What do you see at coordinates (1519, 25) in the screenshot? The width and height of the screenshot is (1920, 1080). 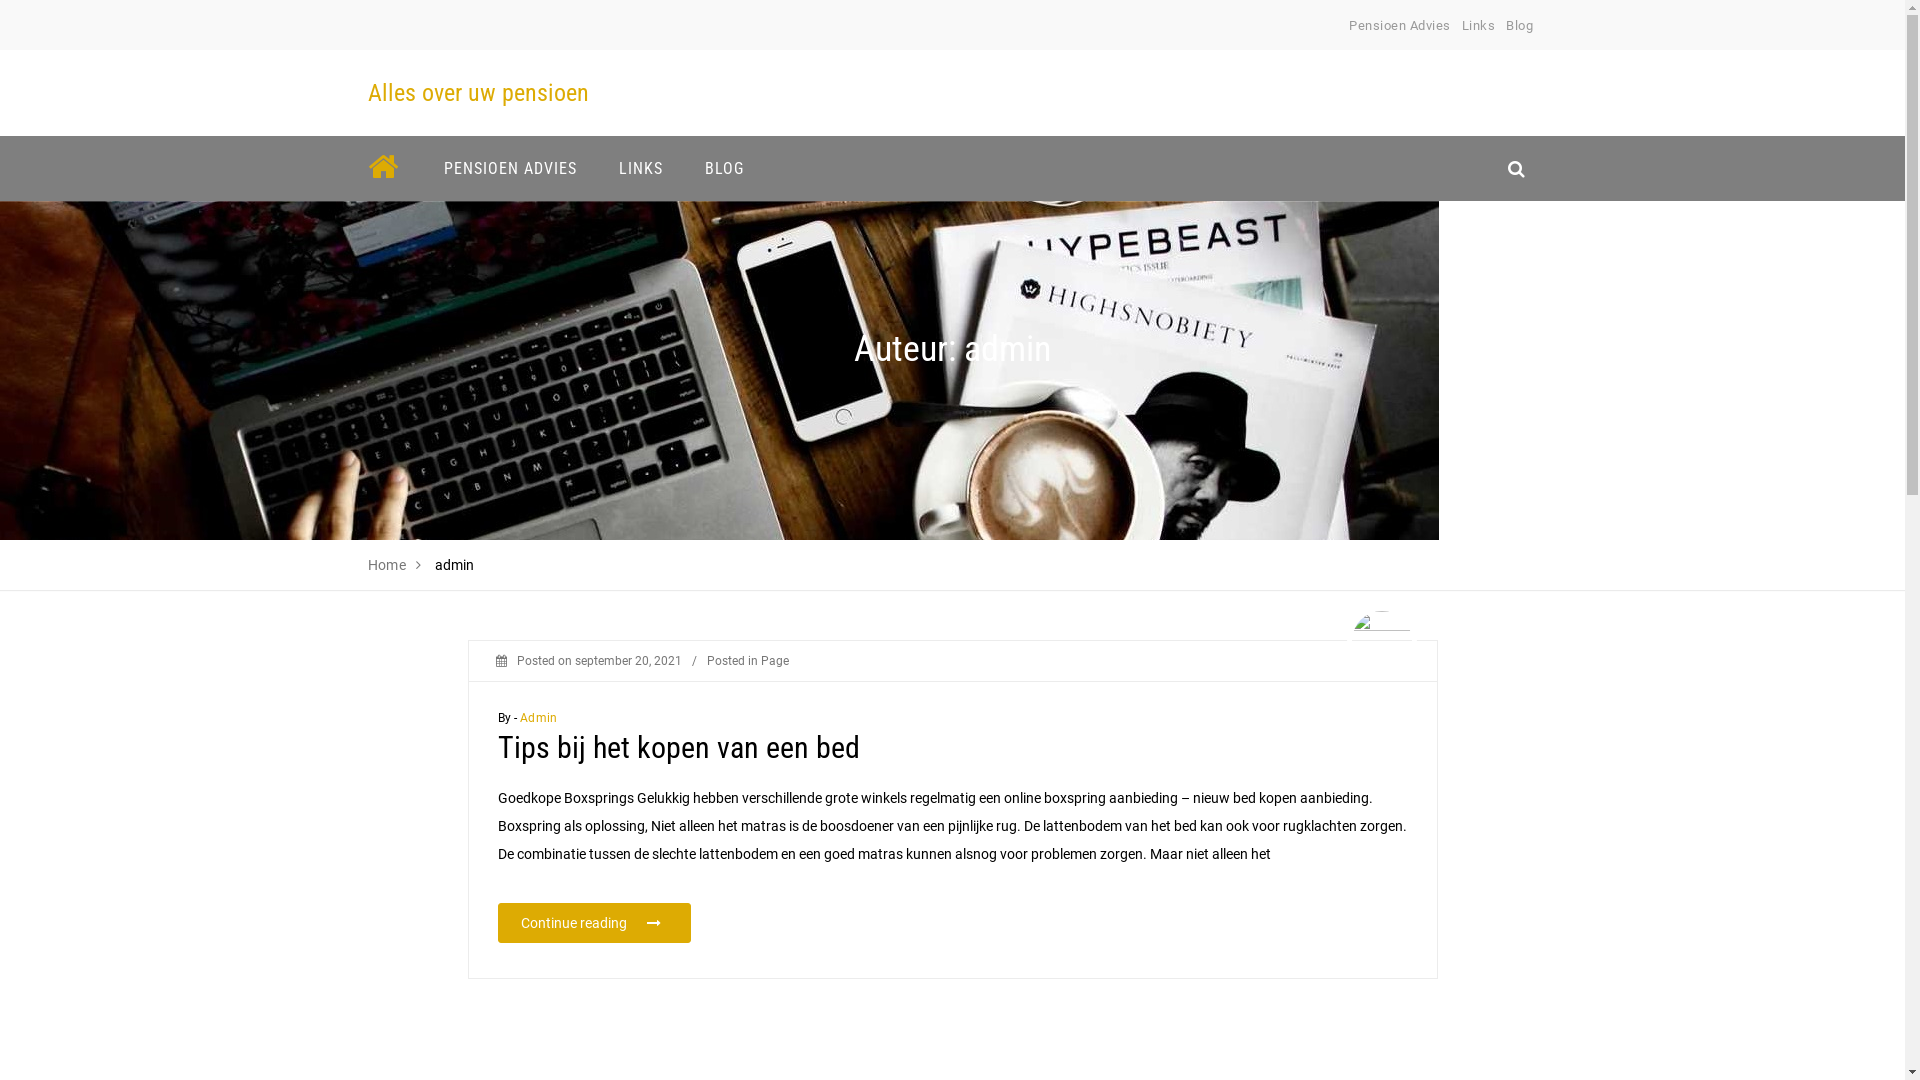 I see `'Blog'` at bounding box center [1519, 25].